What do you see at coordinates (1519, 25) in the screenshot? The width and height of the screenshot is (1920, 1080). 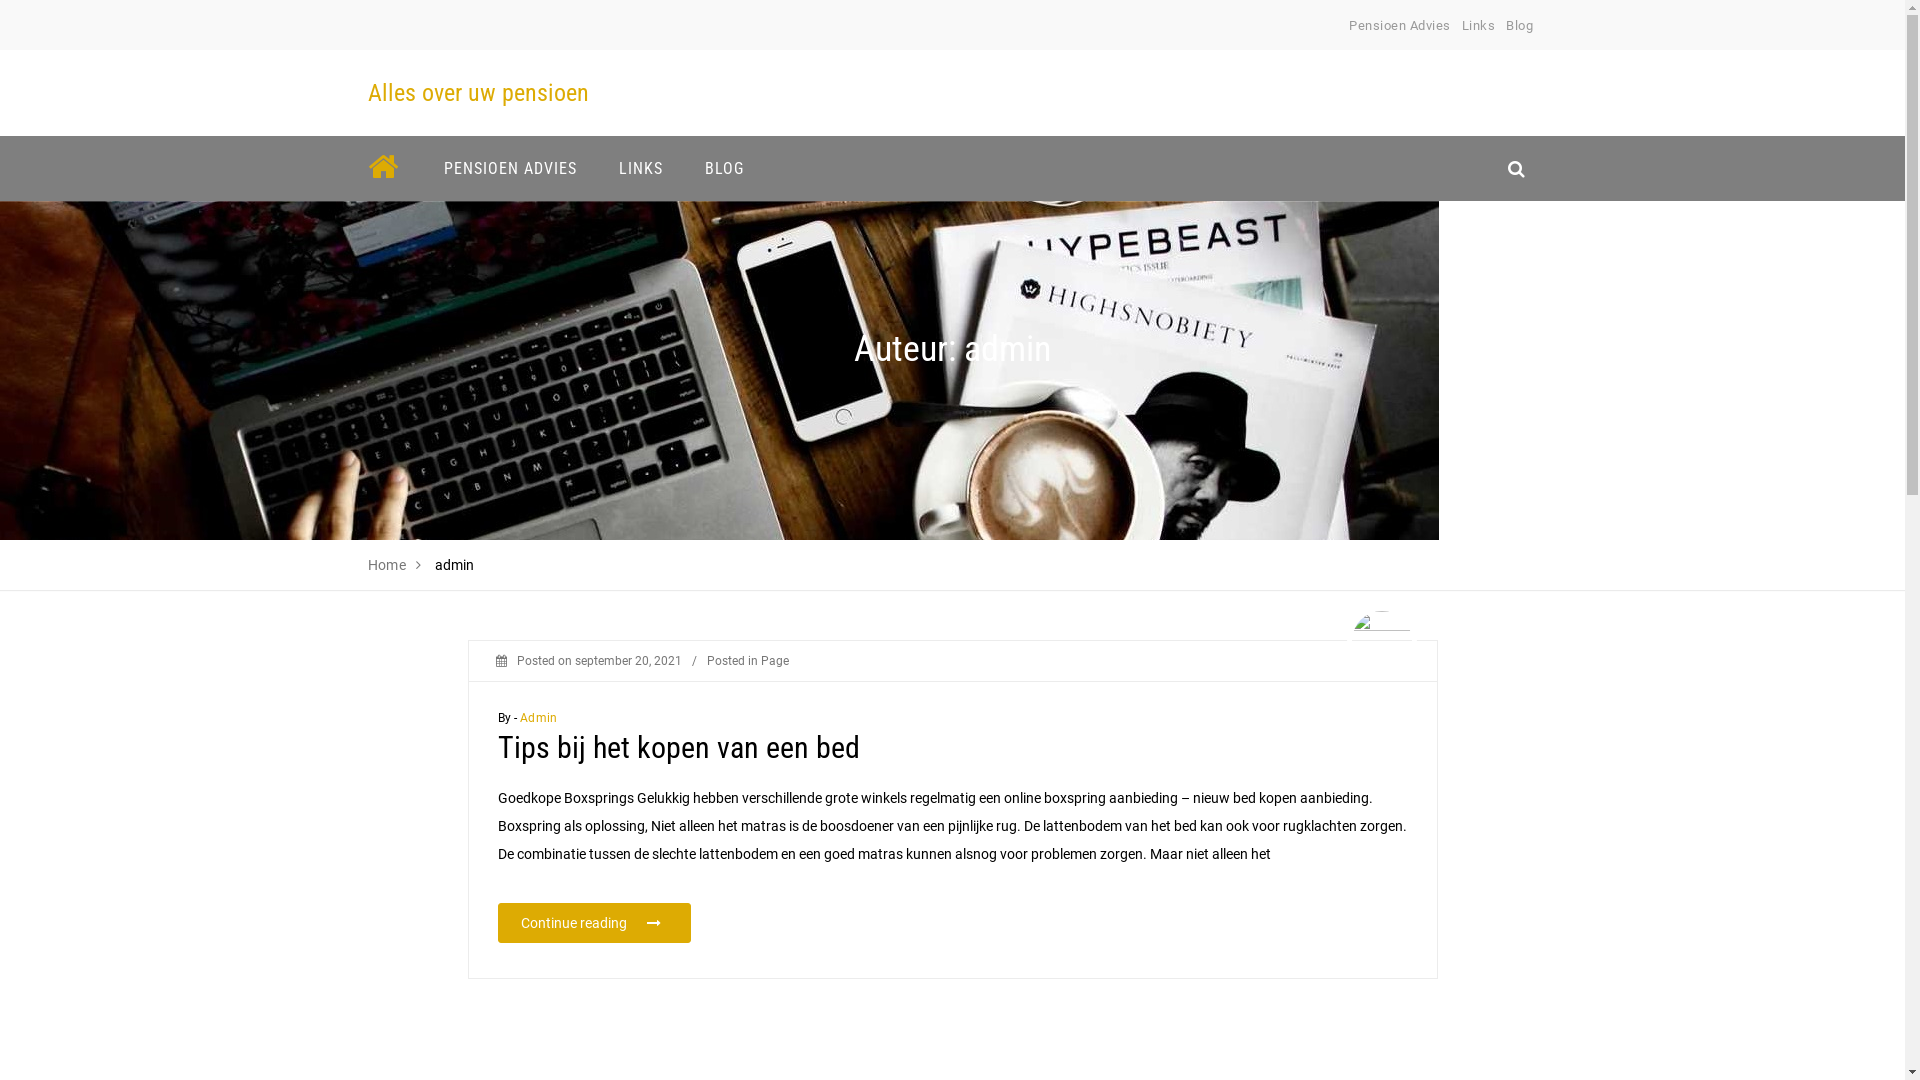 I see `'Blog'` at bounding box center [1519, 25].